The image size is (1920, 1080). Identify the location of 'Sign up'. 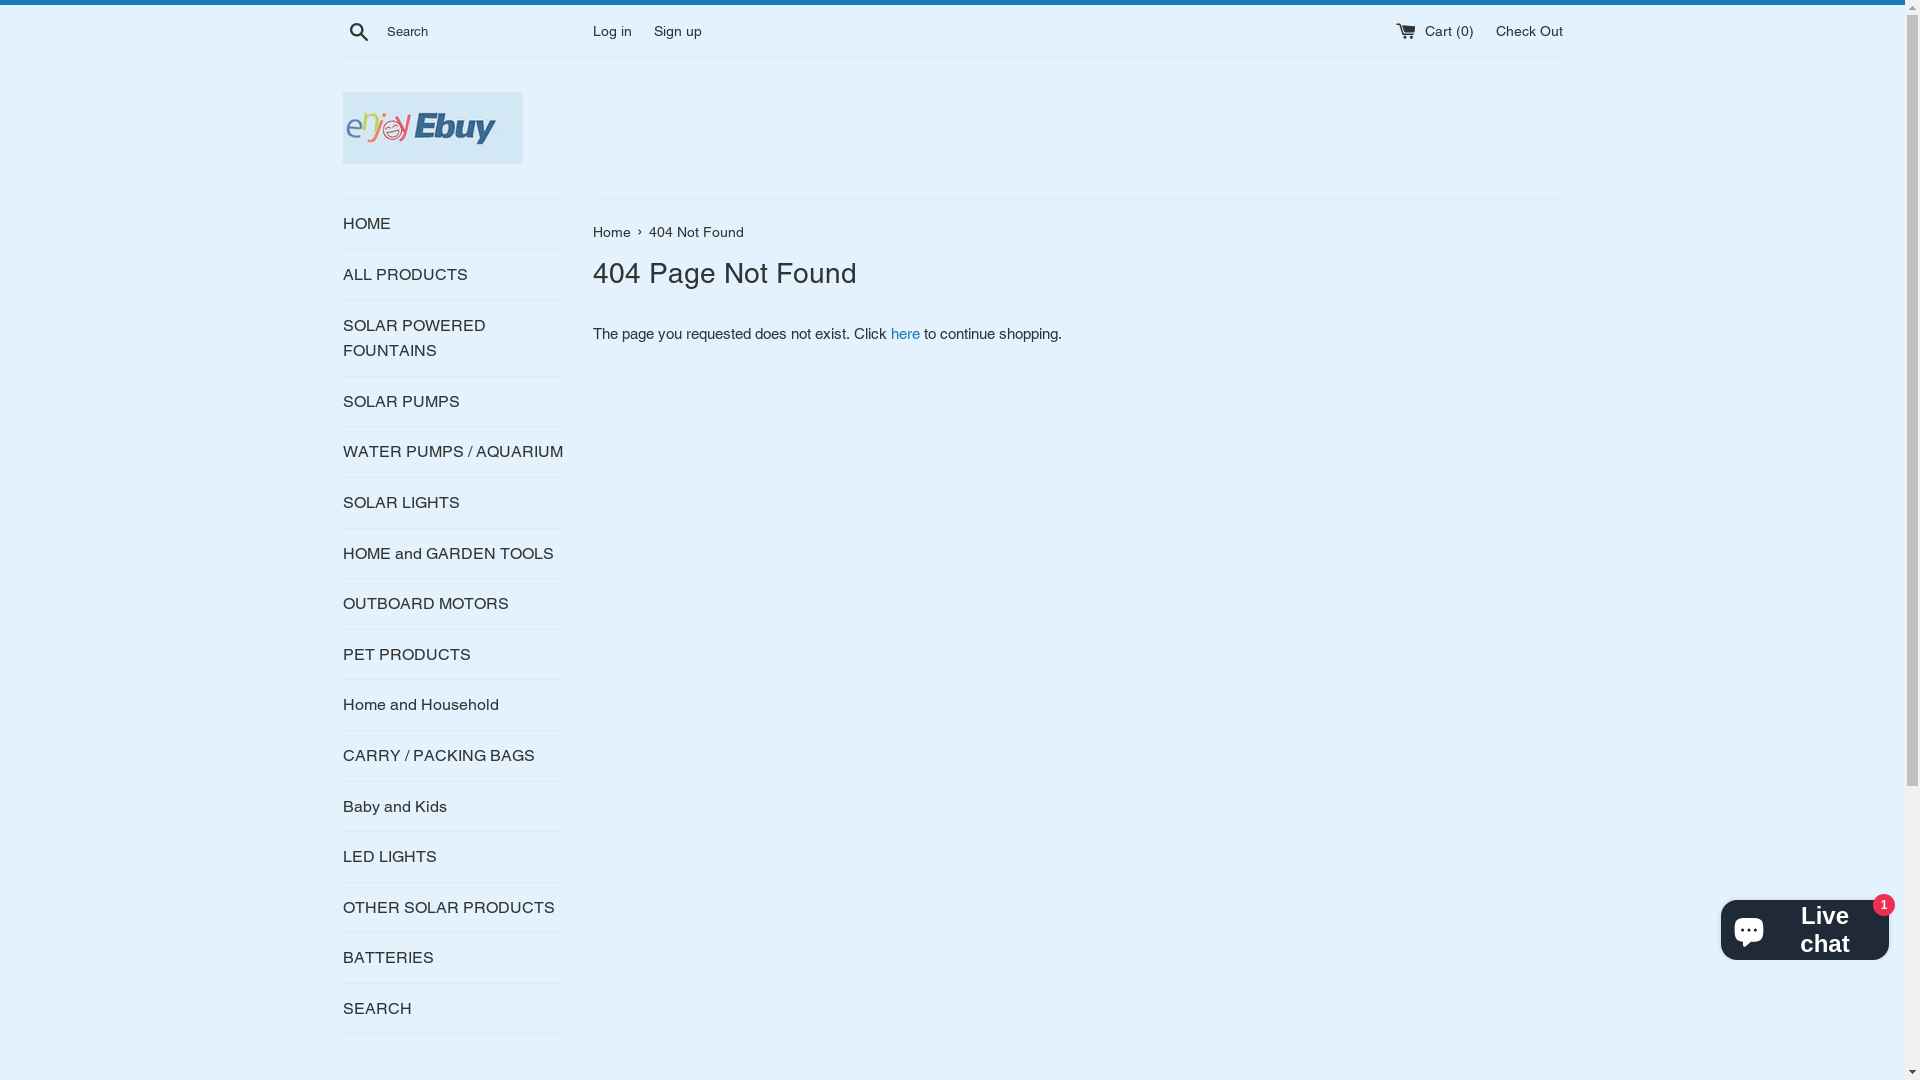
(653, 30).